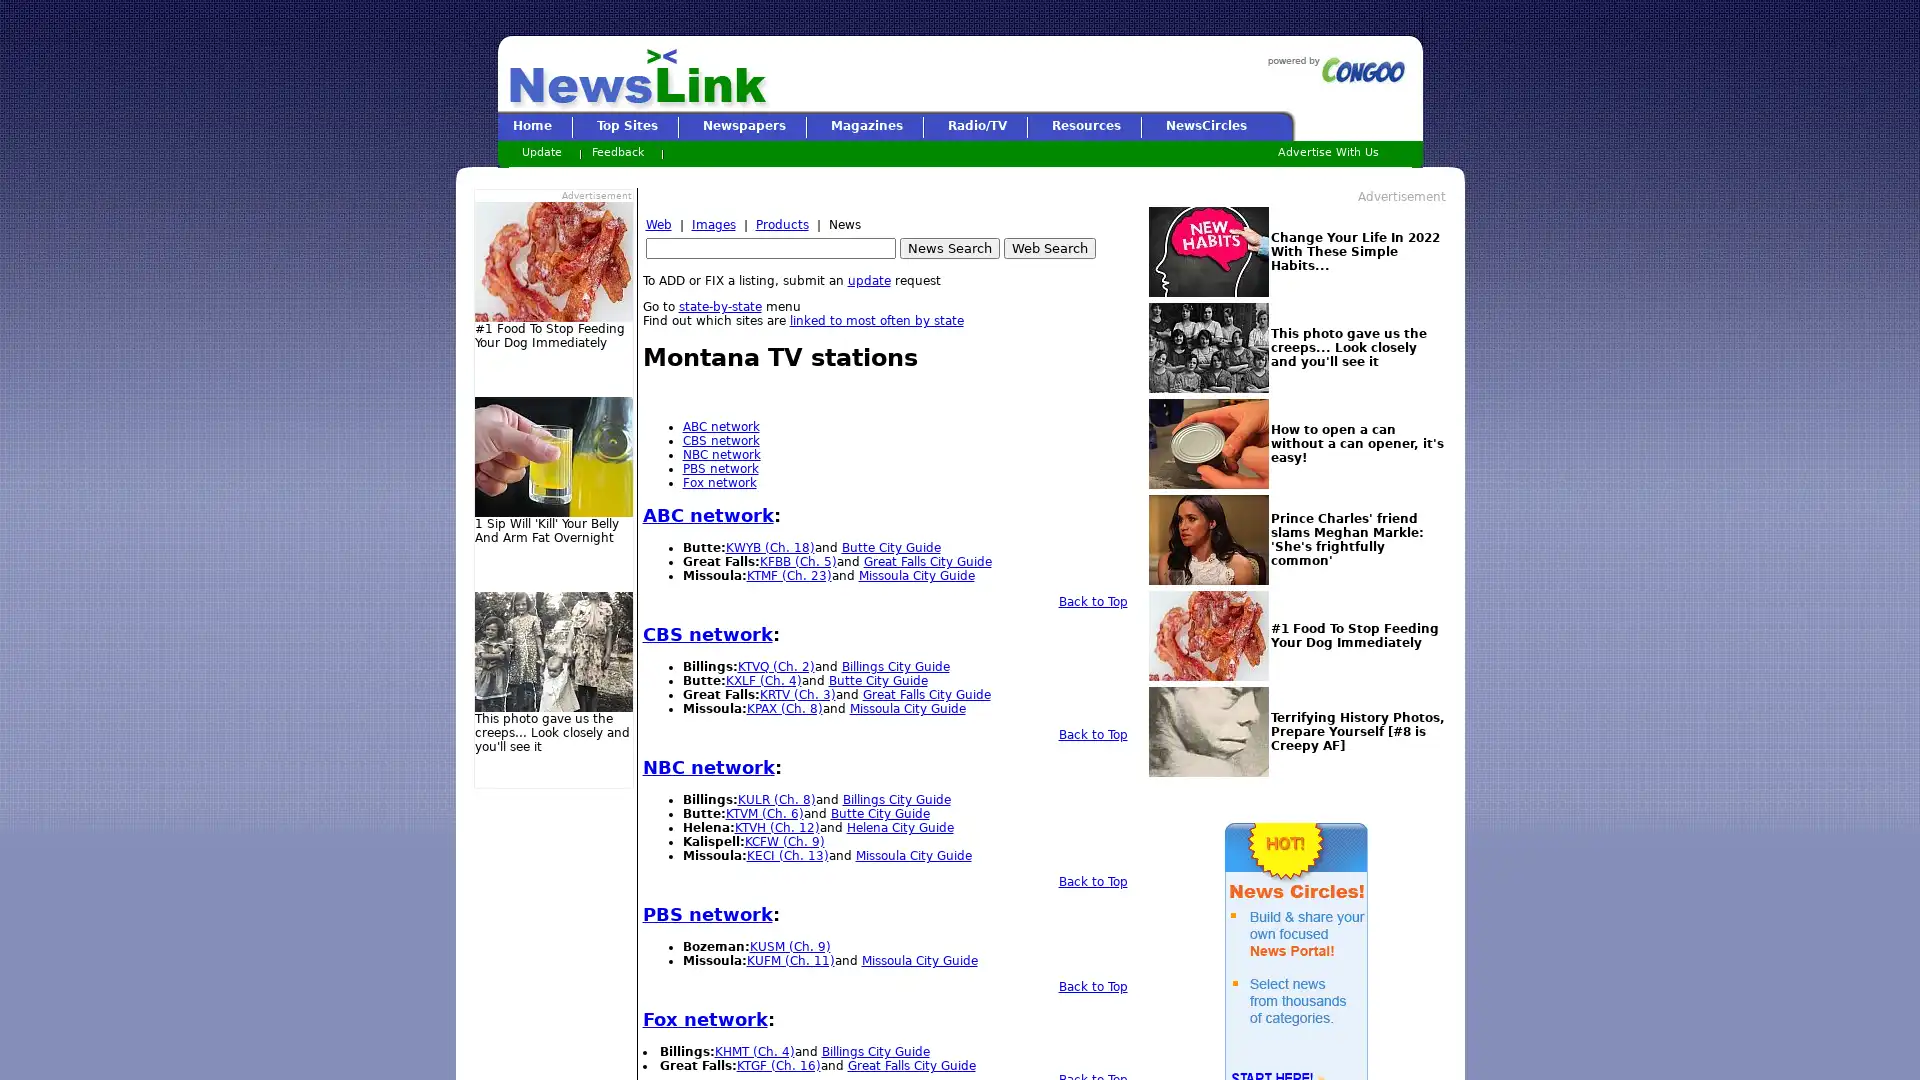  Describe the element at coordinates (948, 247) in the screenshot. I see `News Search` at that location.